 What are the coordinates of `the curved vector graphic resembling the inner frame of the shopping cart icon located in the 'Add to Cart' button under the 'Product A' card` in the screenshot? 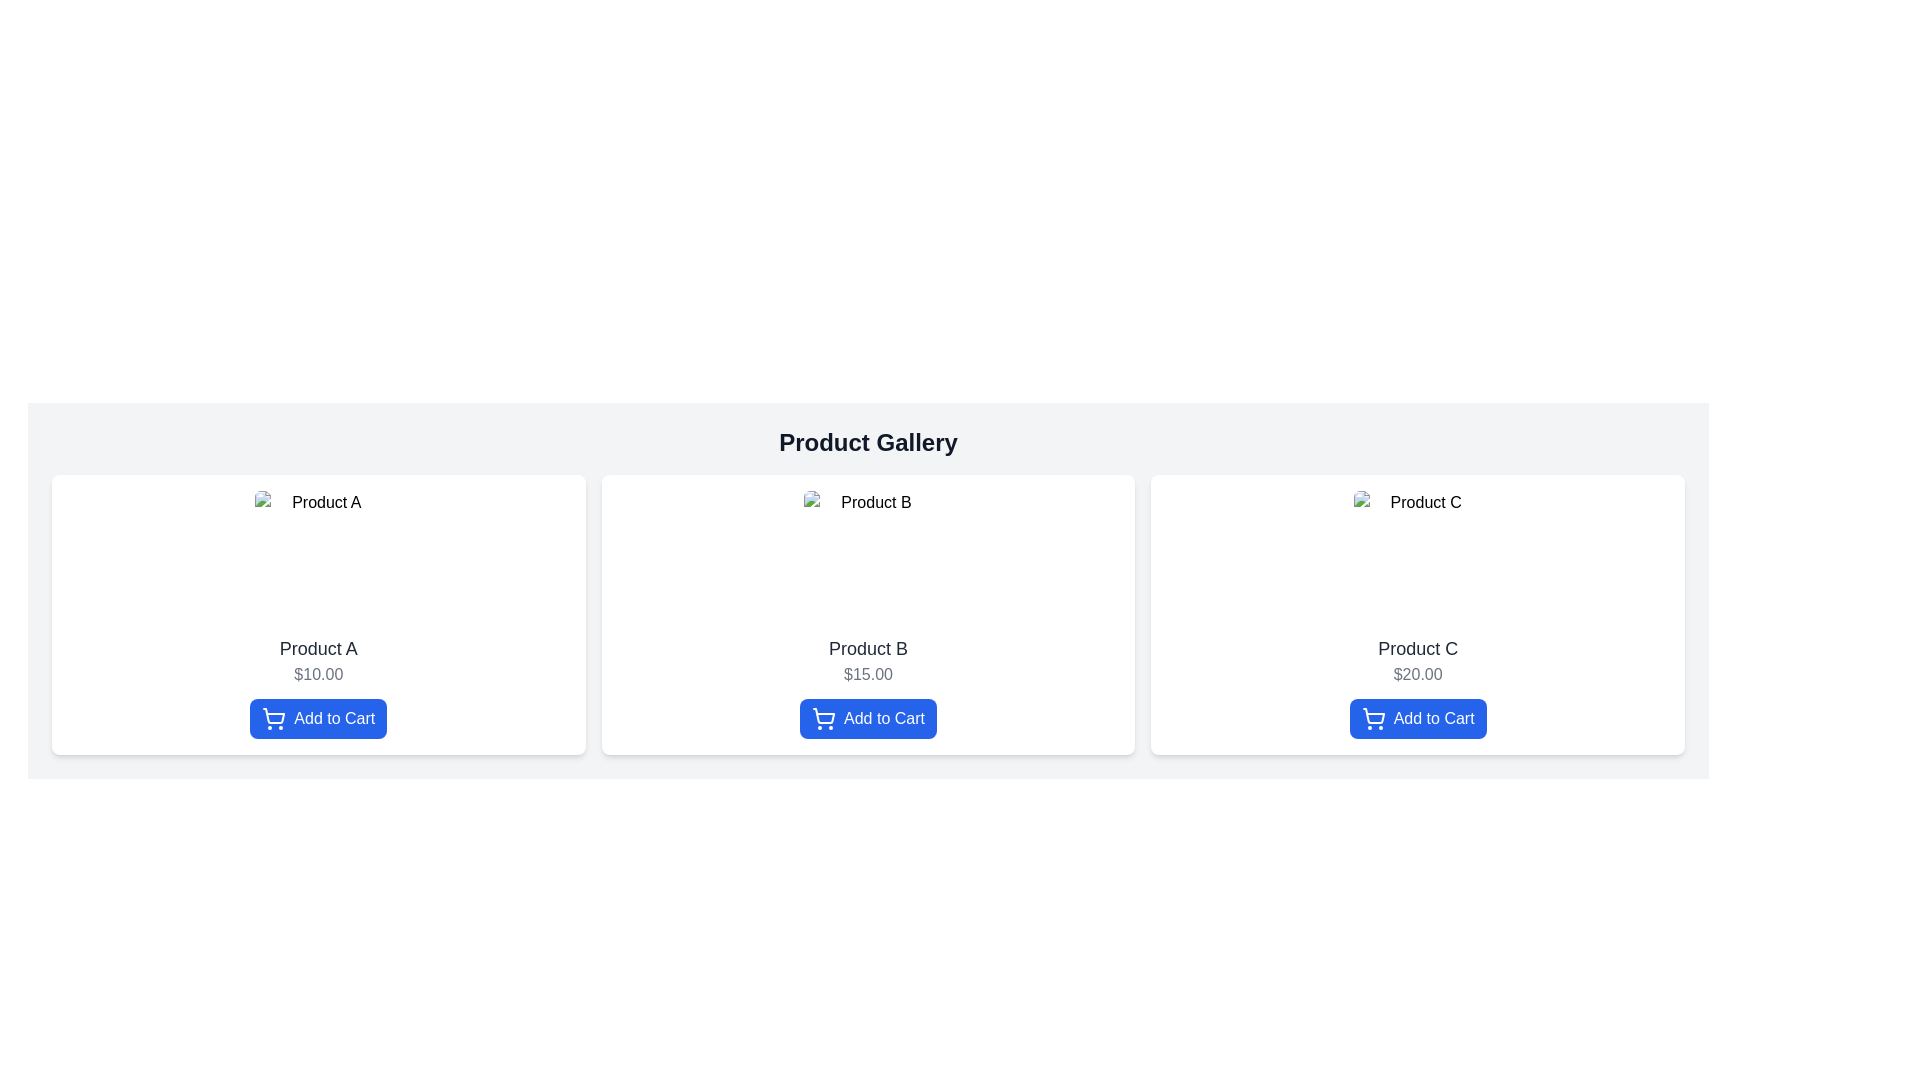 It's located at (273, 715).